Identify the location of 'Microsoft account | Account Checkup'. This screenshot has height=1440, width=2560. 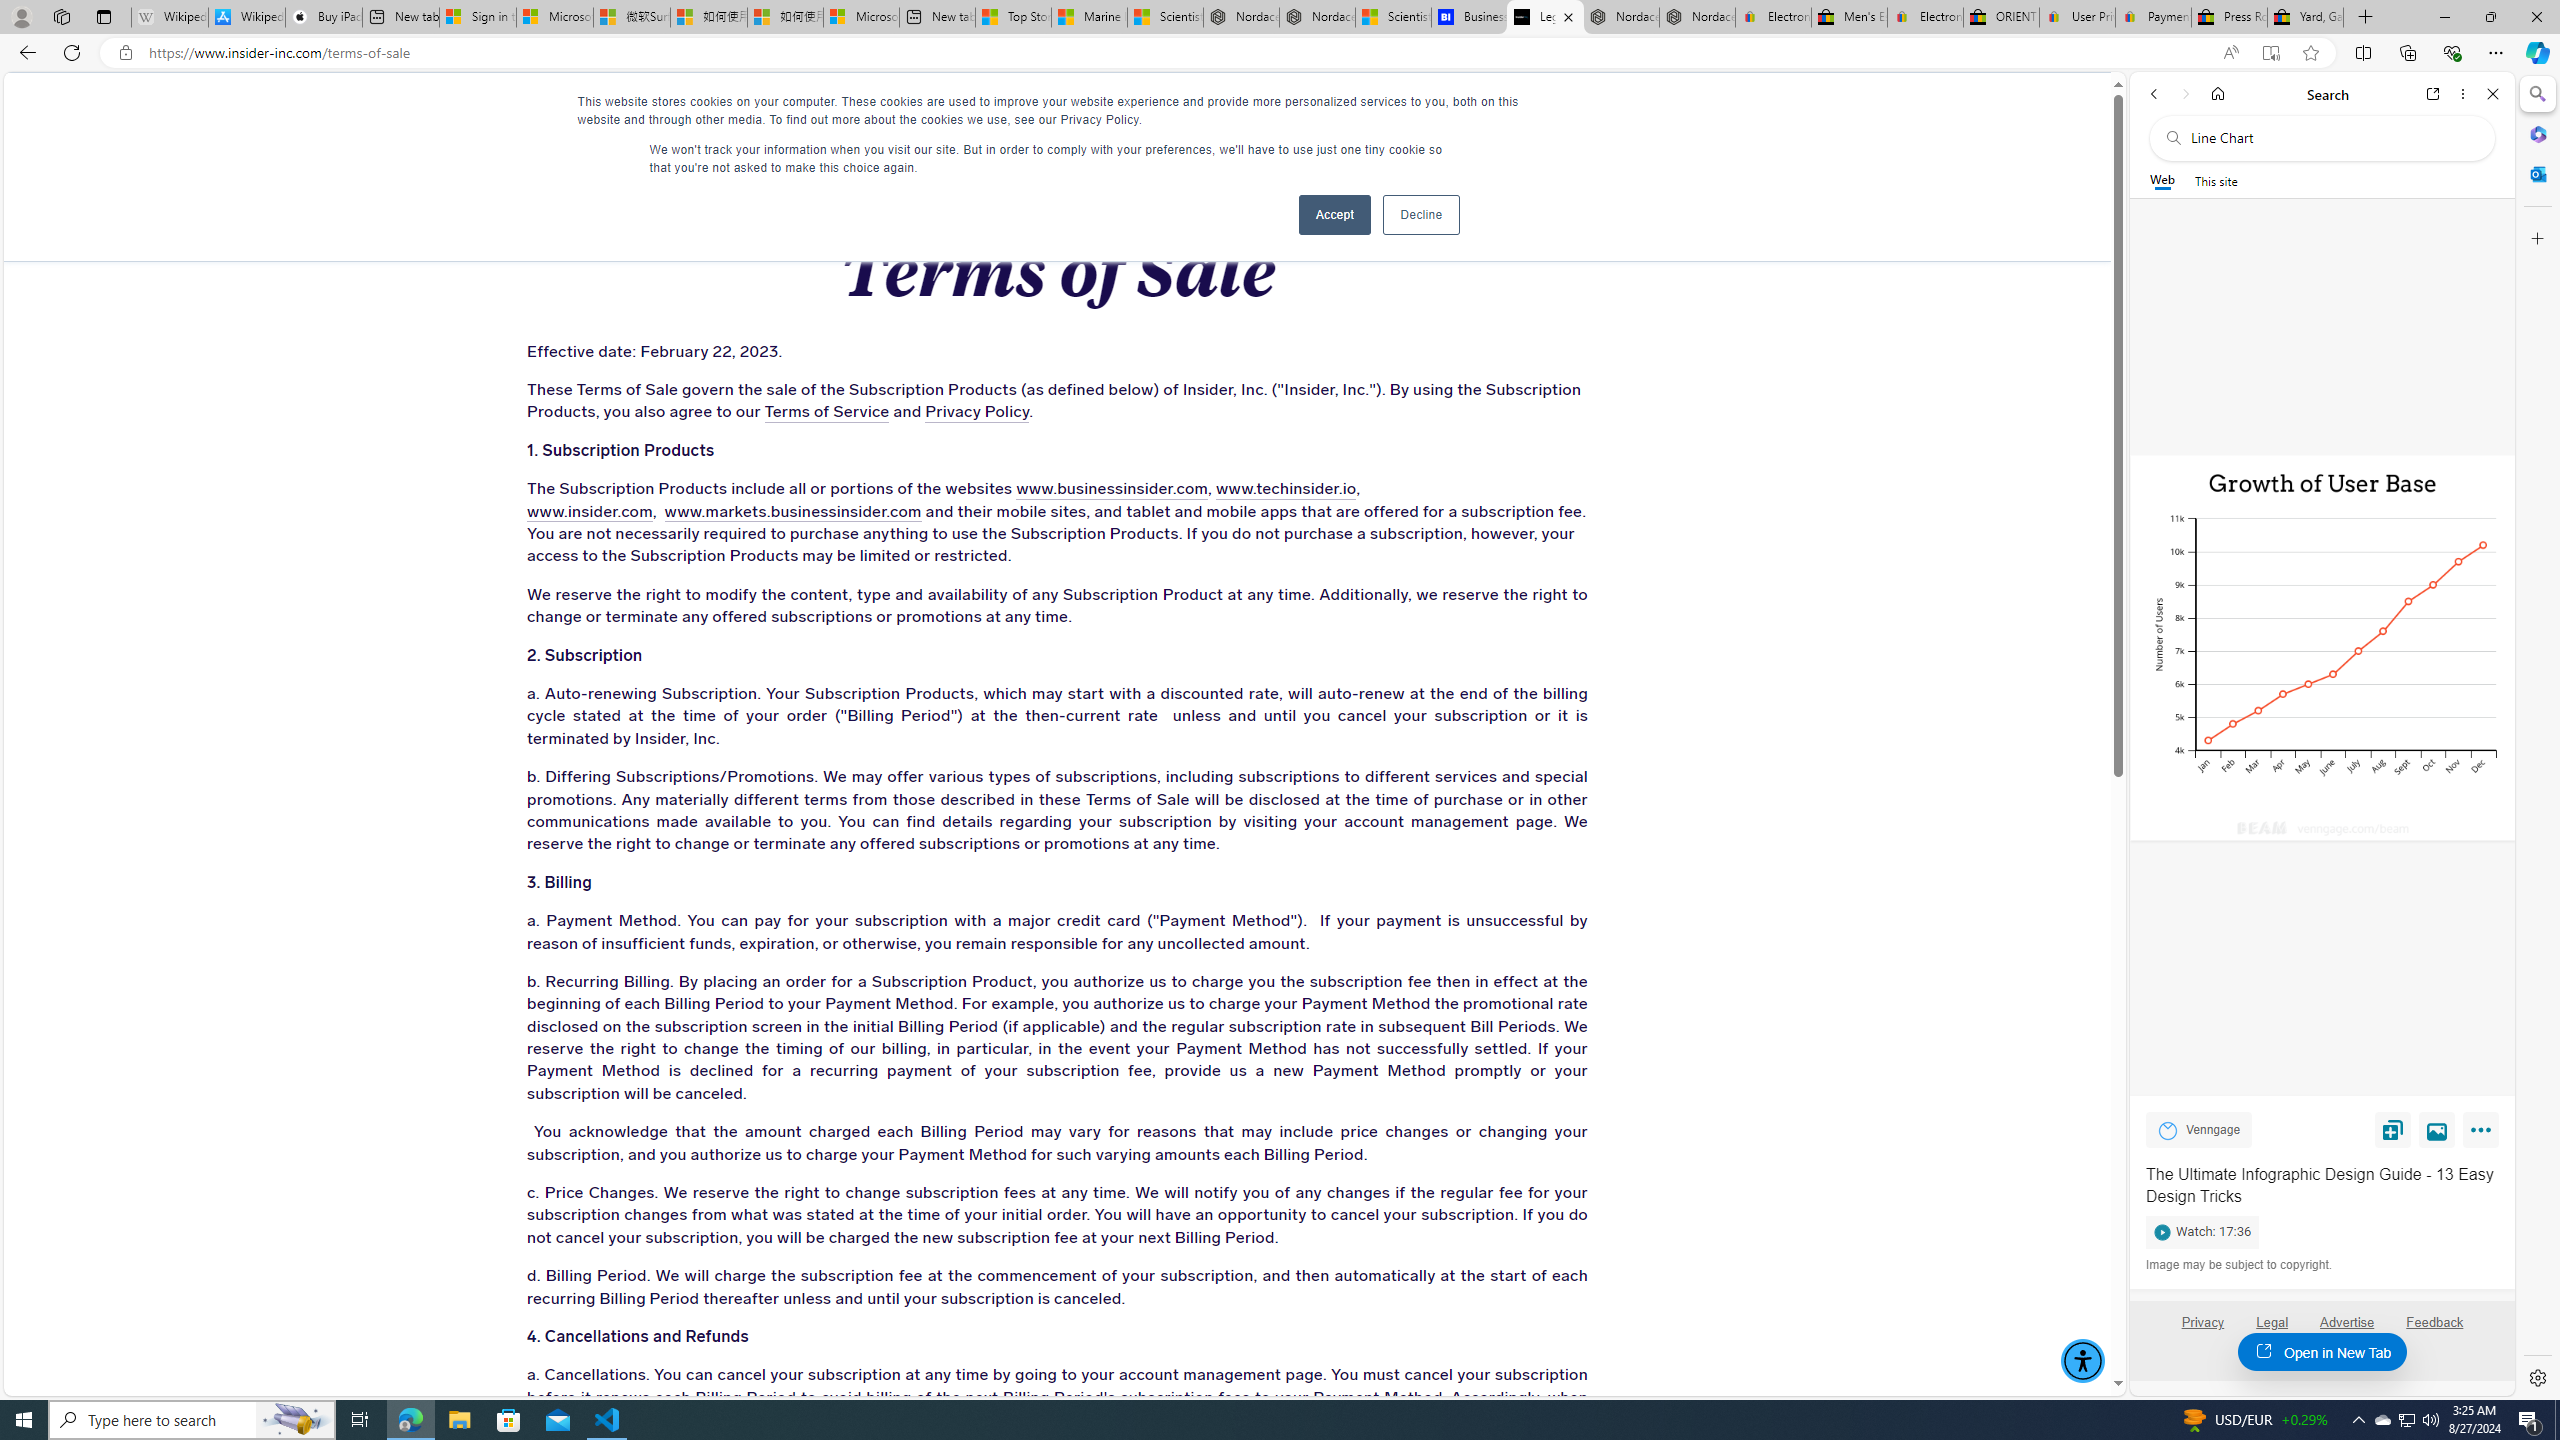
(860, 16).